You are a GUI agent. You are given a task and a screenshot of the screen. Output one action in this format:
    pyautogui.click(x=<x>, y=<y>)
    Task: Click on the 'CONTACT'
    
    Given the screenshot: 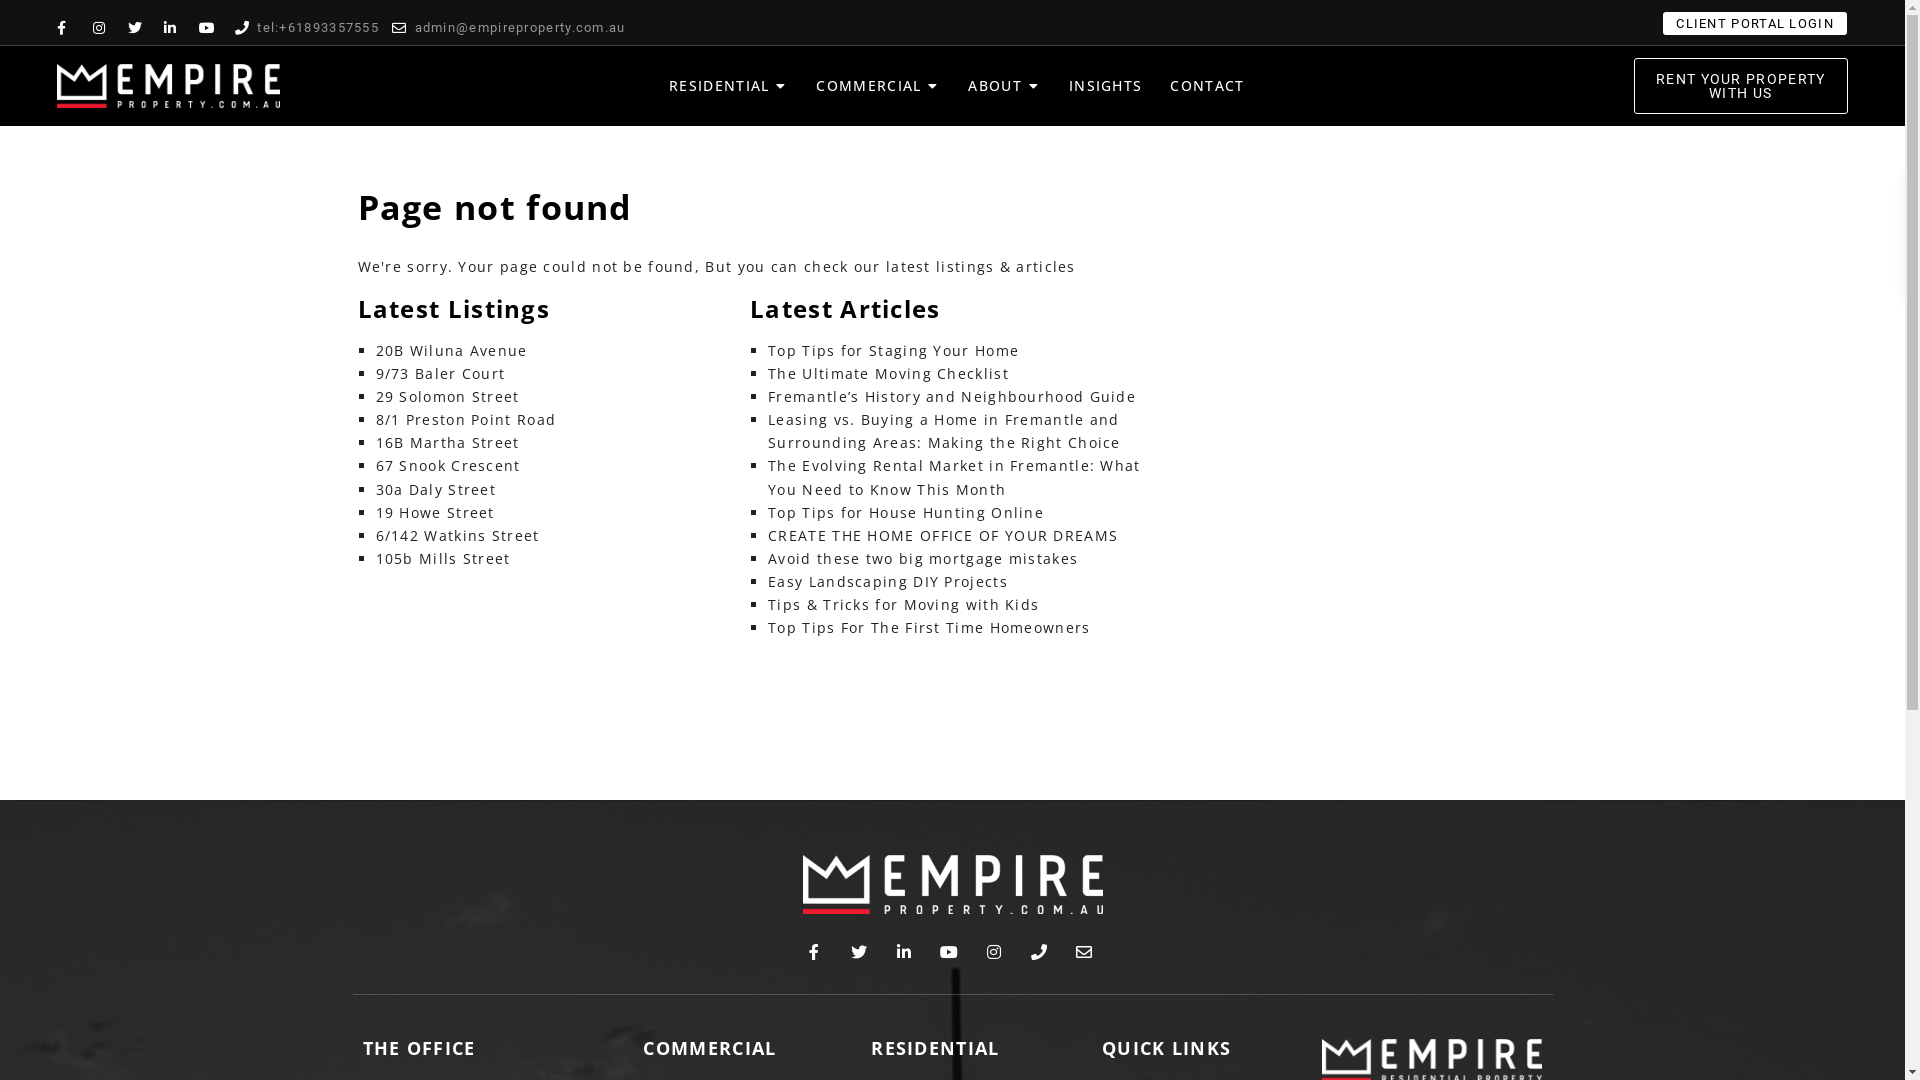 What is the action you would take?
    pyautogui.click(x=1205, y=84)
    